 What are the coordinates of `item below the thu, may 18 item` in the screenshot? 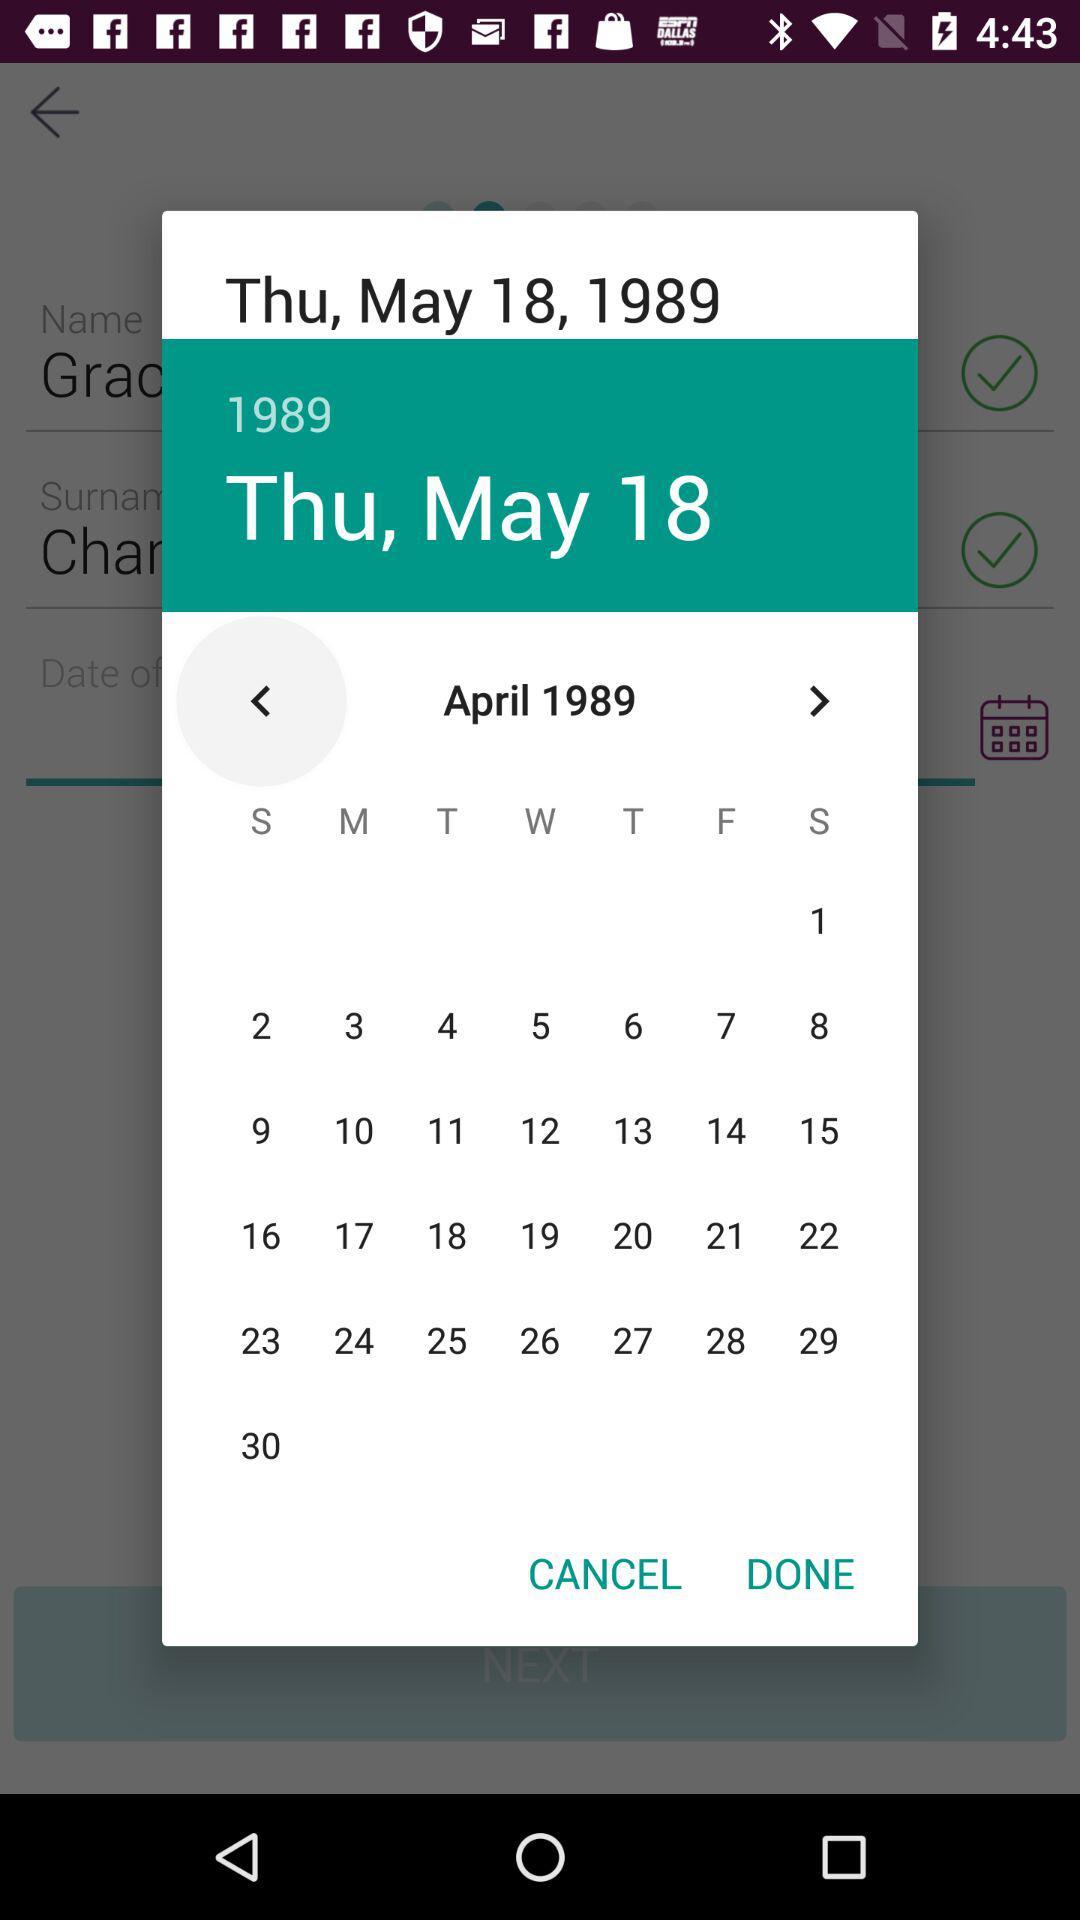 It's located at (260, 701).